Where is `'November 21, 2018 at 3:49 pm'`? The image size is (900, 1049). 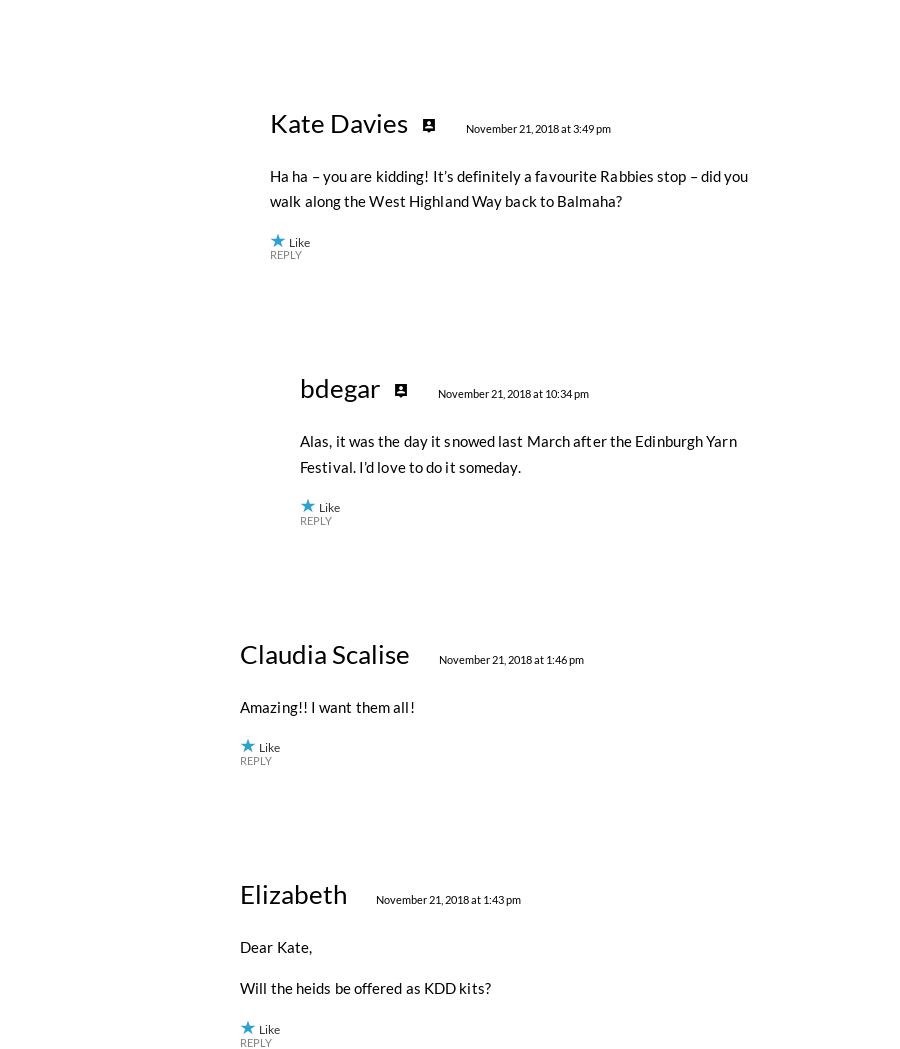 'November 21, 2018 at 3:49 pm' is located at coordinates (536, 566).